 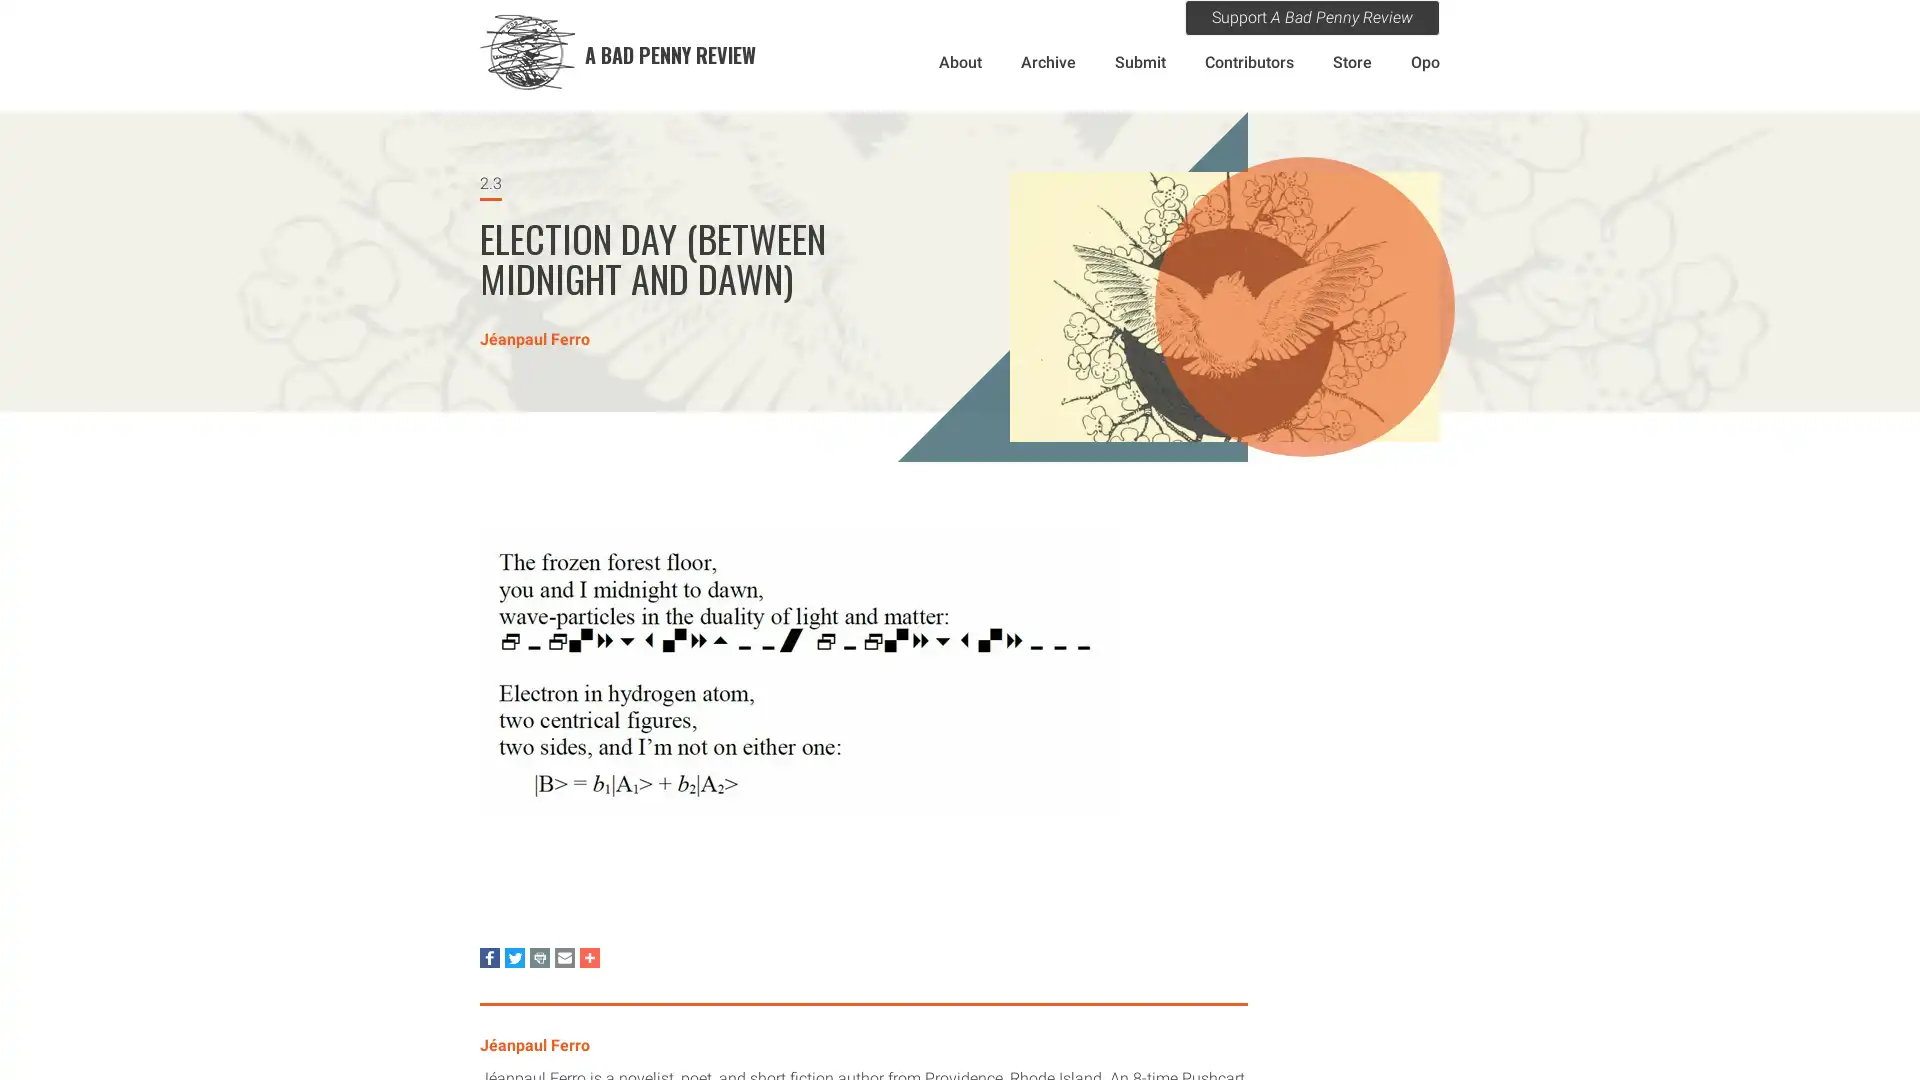 What do you see at coordinates (489, 956) in the screenshot?
I see `Share to Facebook` at bounding box center [489, 956].